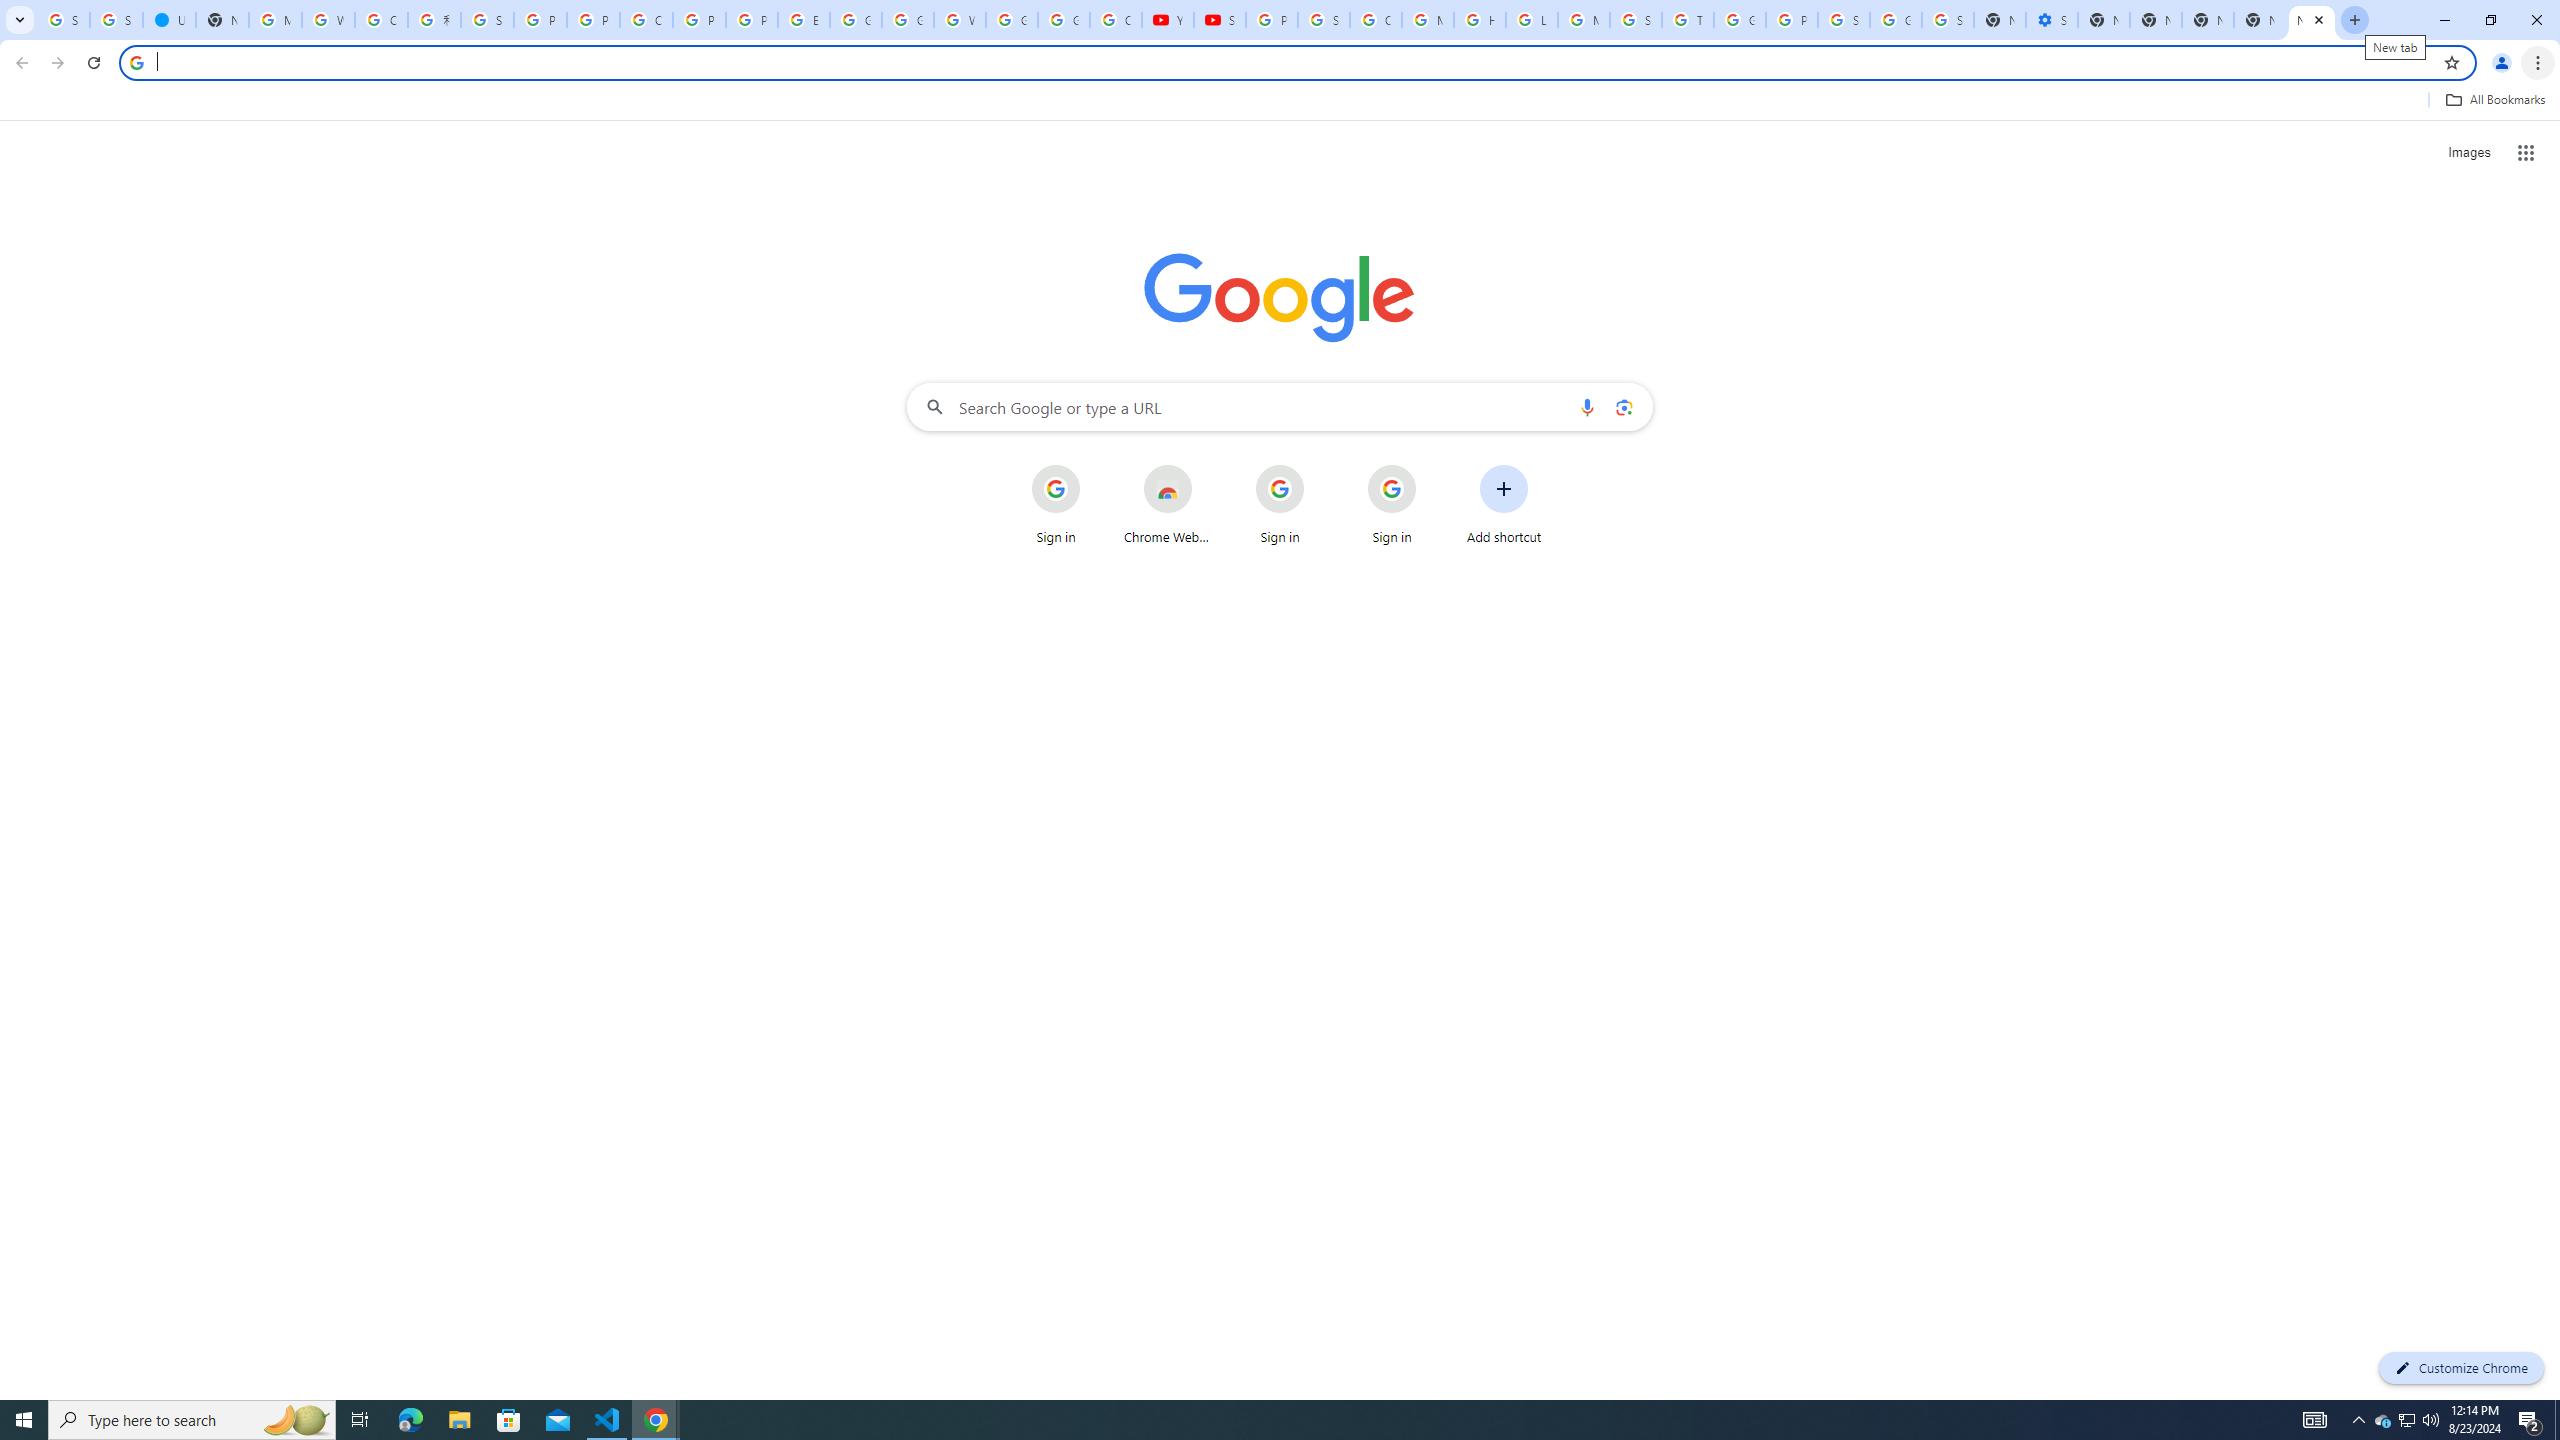 The height and width of the screenshot is (1440, 2560). Describe the element at coordinates (2258, 19) in the screenshot. I see `'New Tab'` at that location.